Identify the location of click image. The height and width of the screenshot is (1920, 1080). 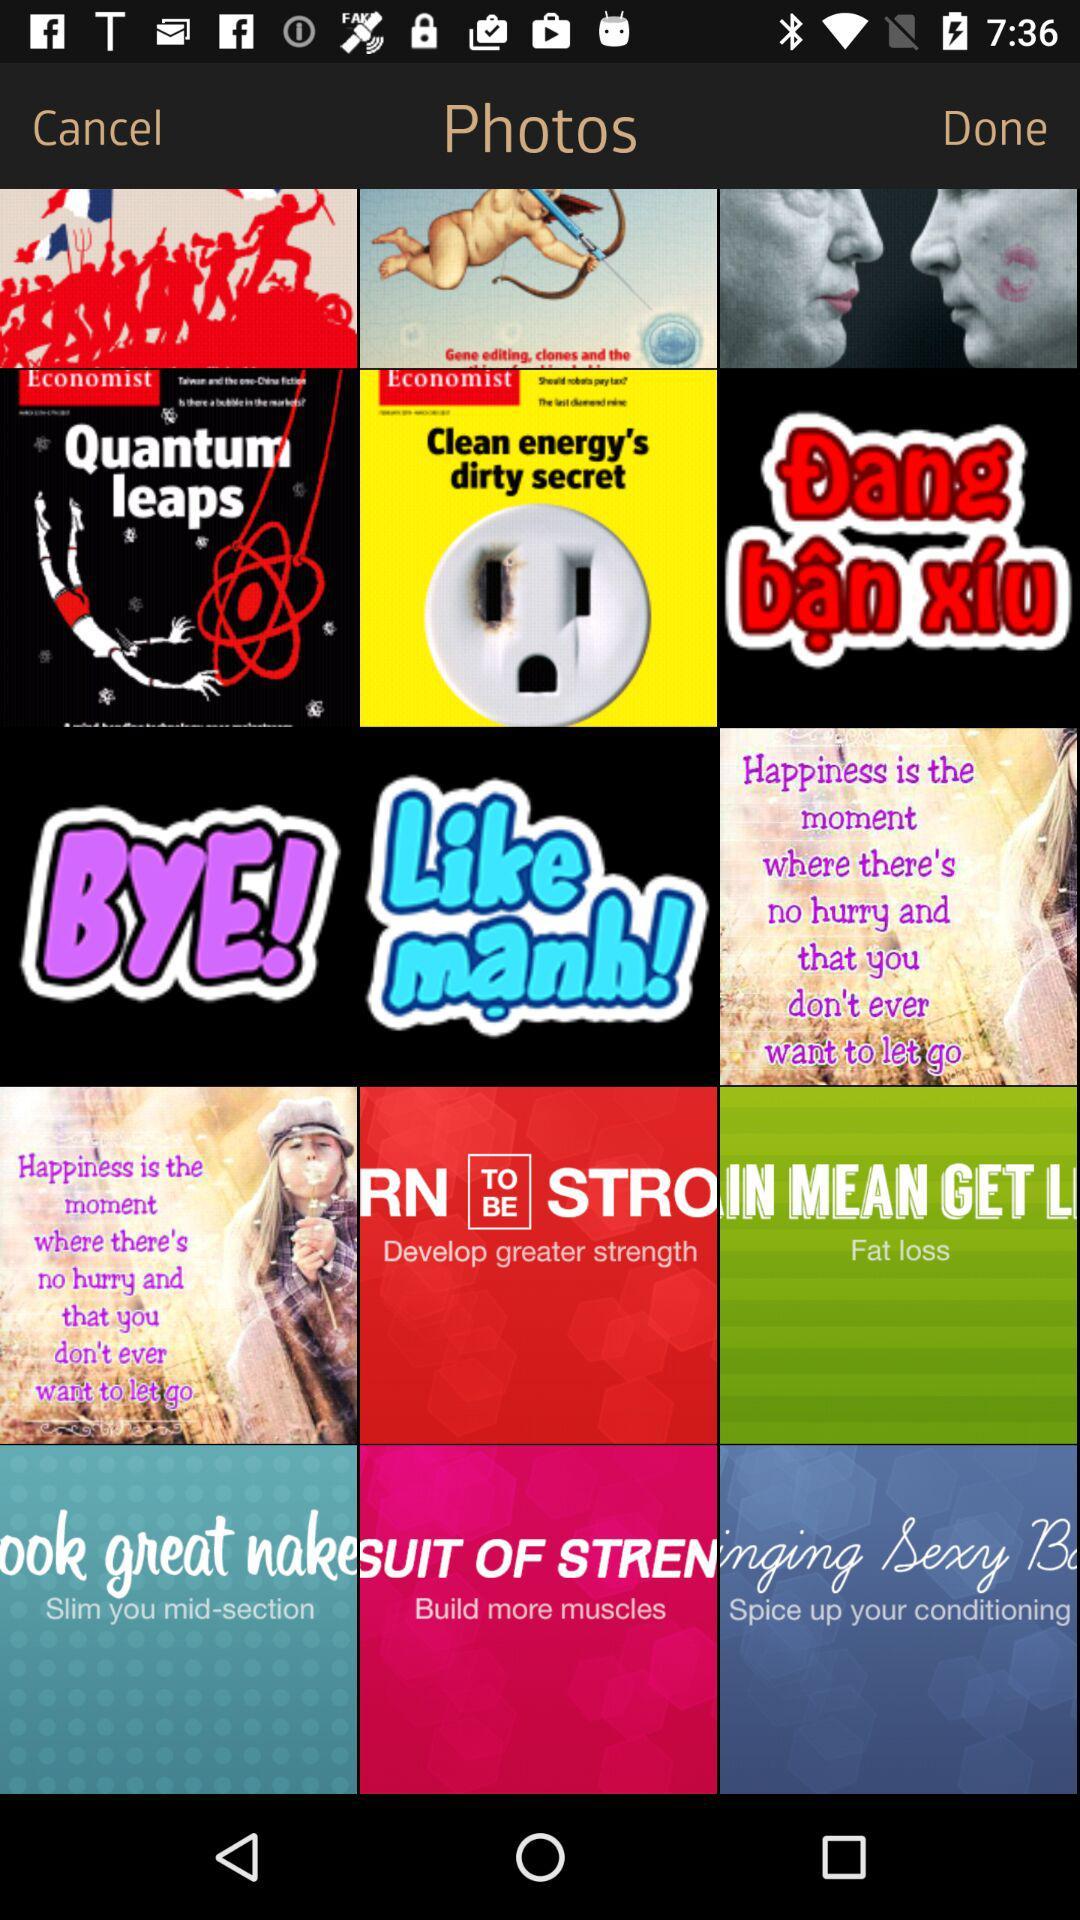
(537, 1264).